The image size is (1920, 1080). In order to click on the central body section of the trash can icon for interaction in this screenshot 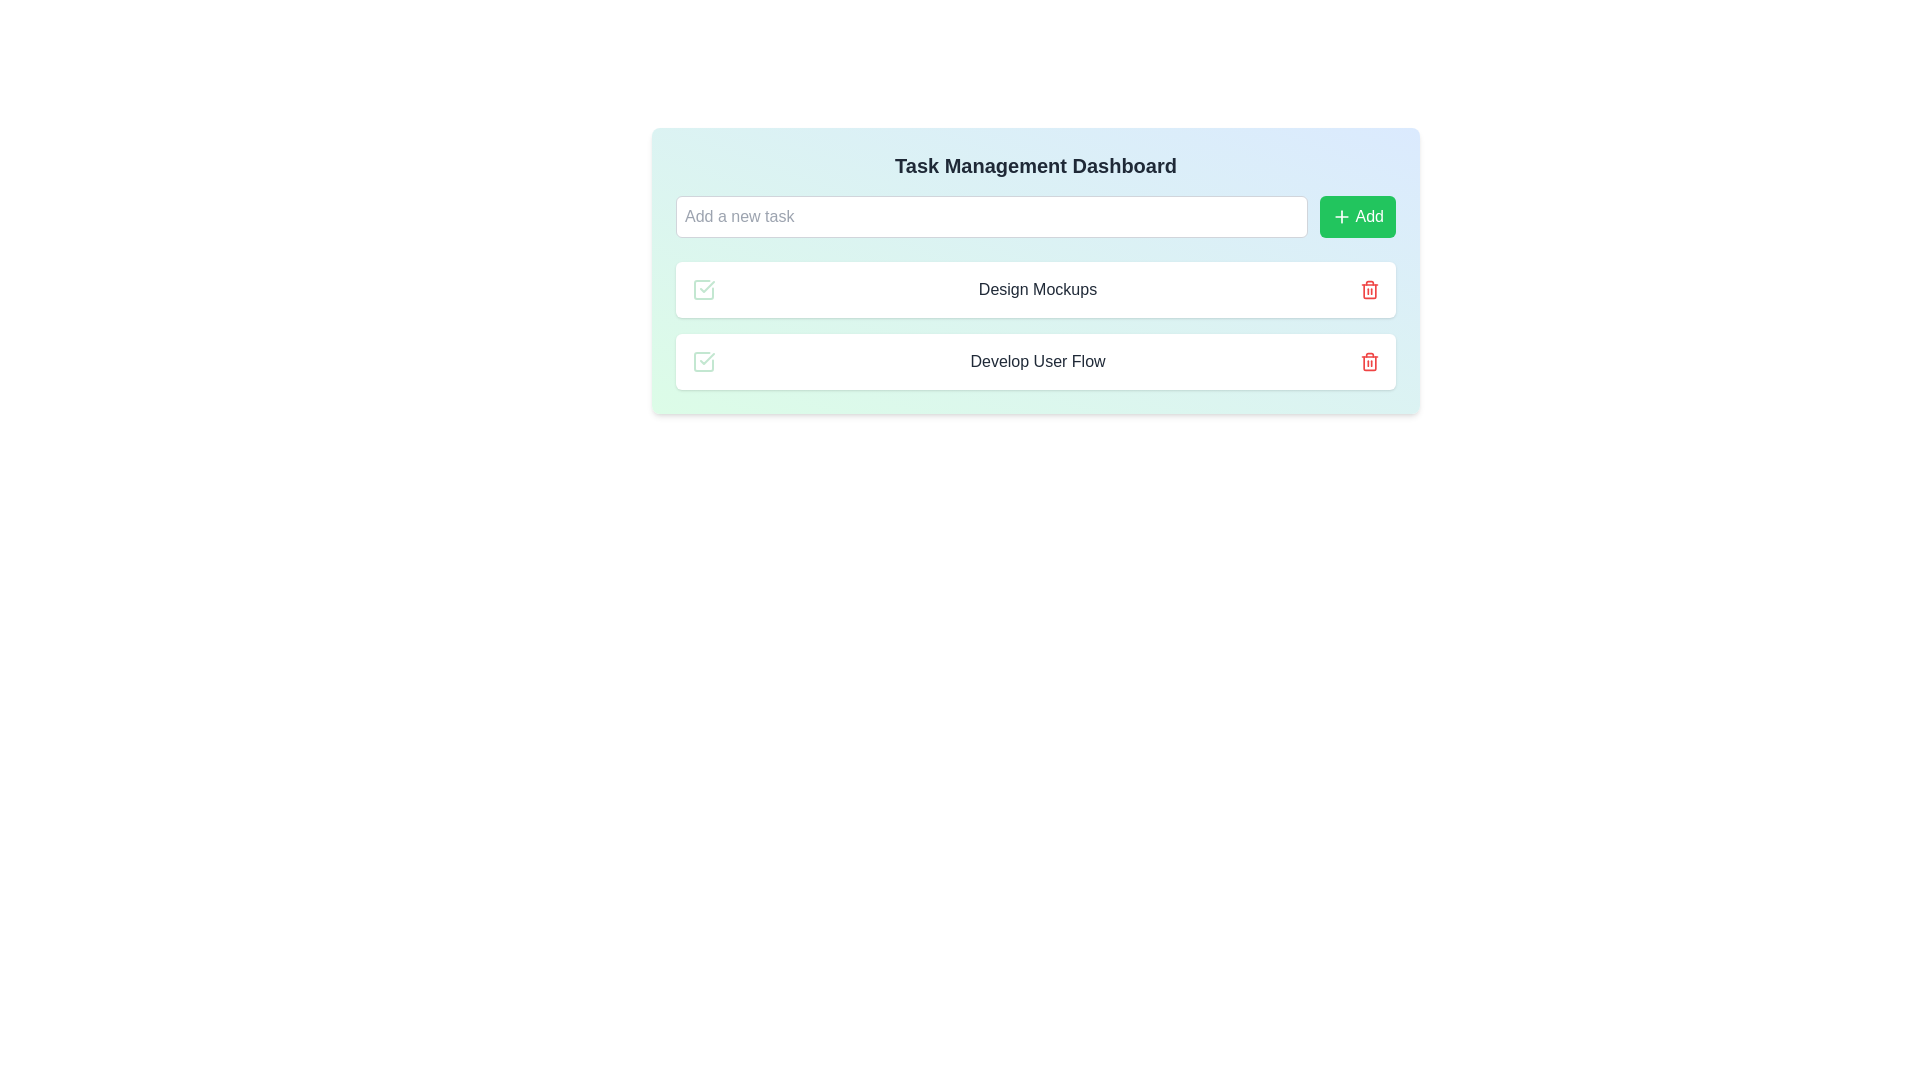, I will do `click(1368, 362)`.